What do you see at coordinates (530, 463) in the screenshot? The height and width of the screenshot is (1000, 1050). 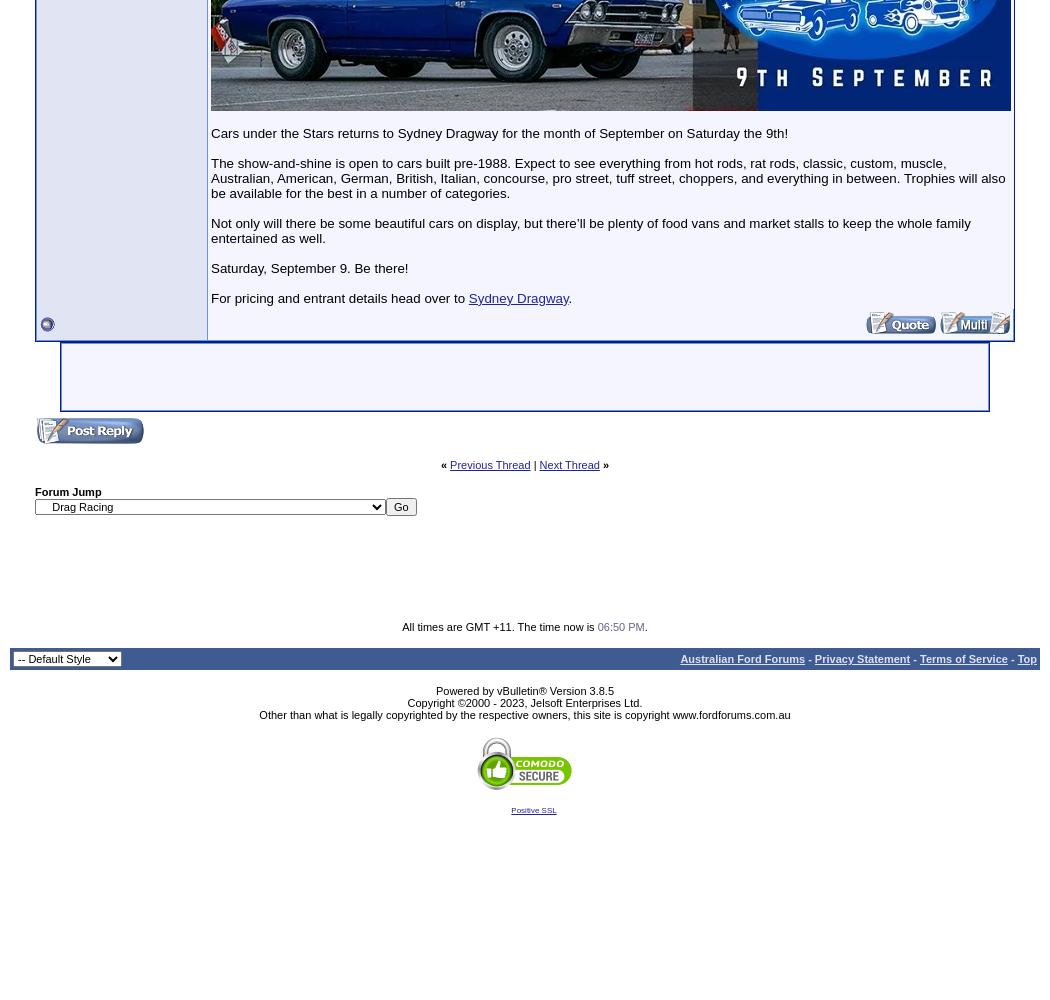 I see `'|'` at bounding box center [530, 463].